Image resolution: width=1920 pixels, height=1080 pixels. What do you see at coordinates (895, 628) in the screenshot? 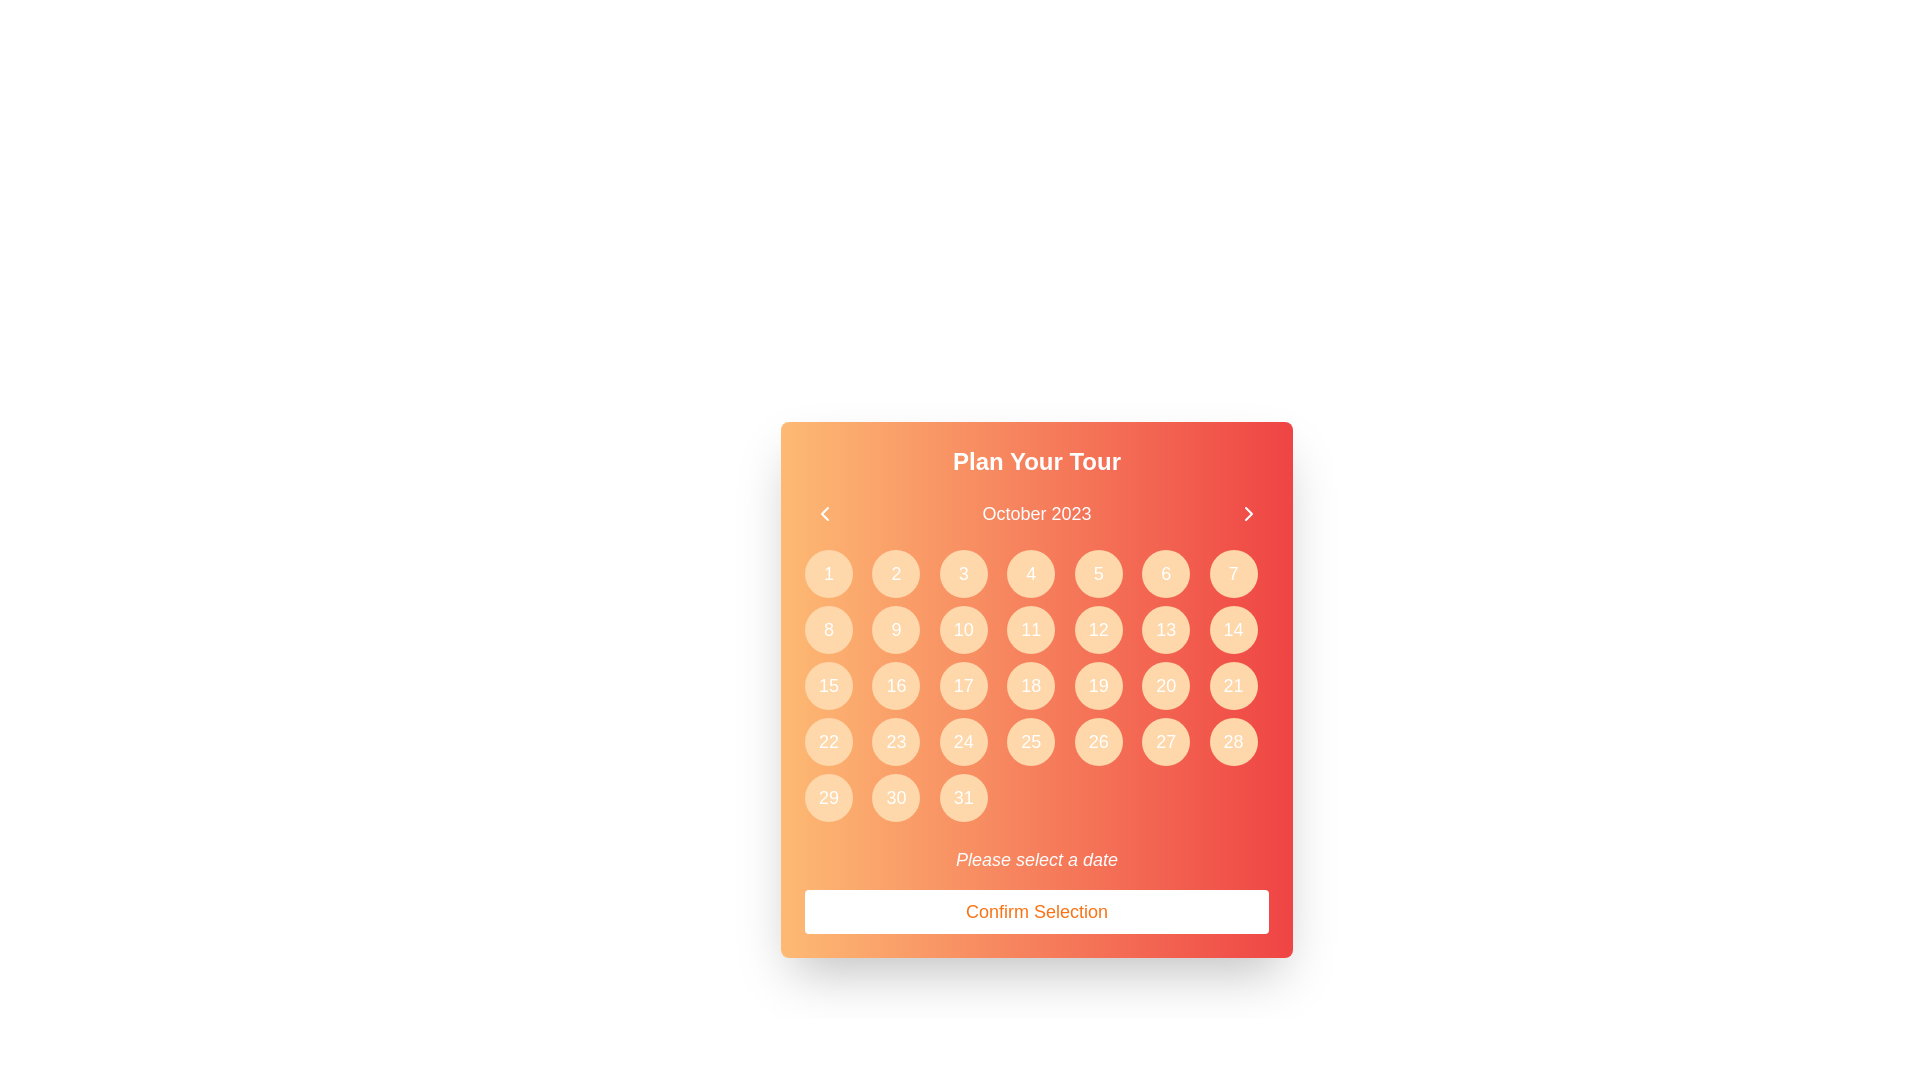
I see `the circular button labeled with the number '9'` at bounding box center [895, 628].